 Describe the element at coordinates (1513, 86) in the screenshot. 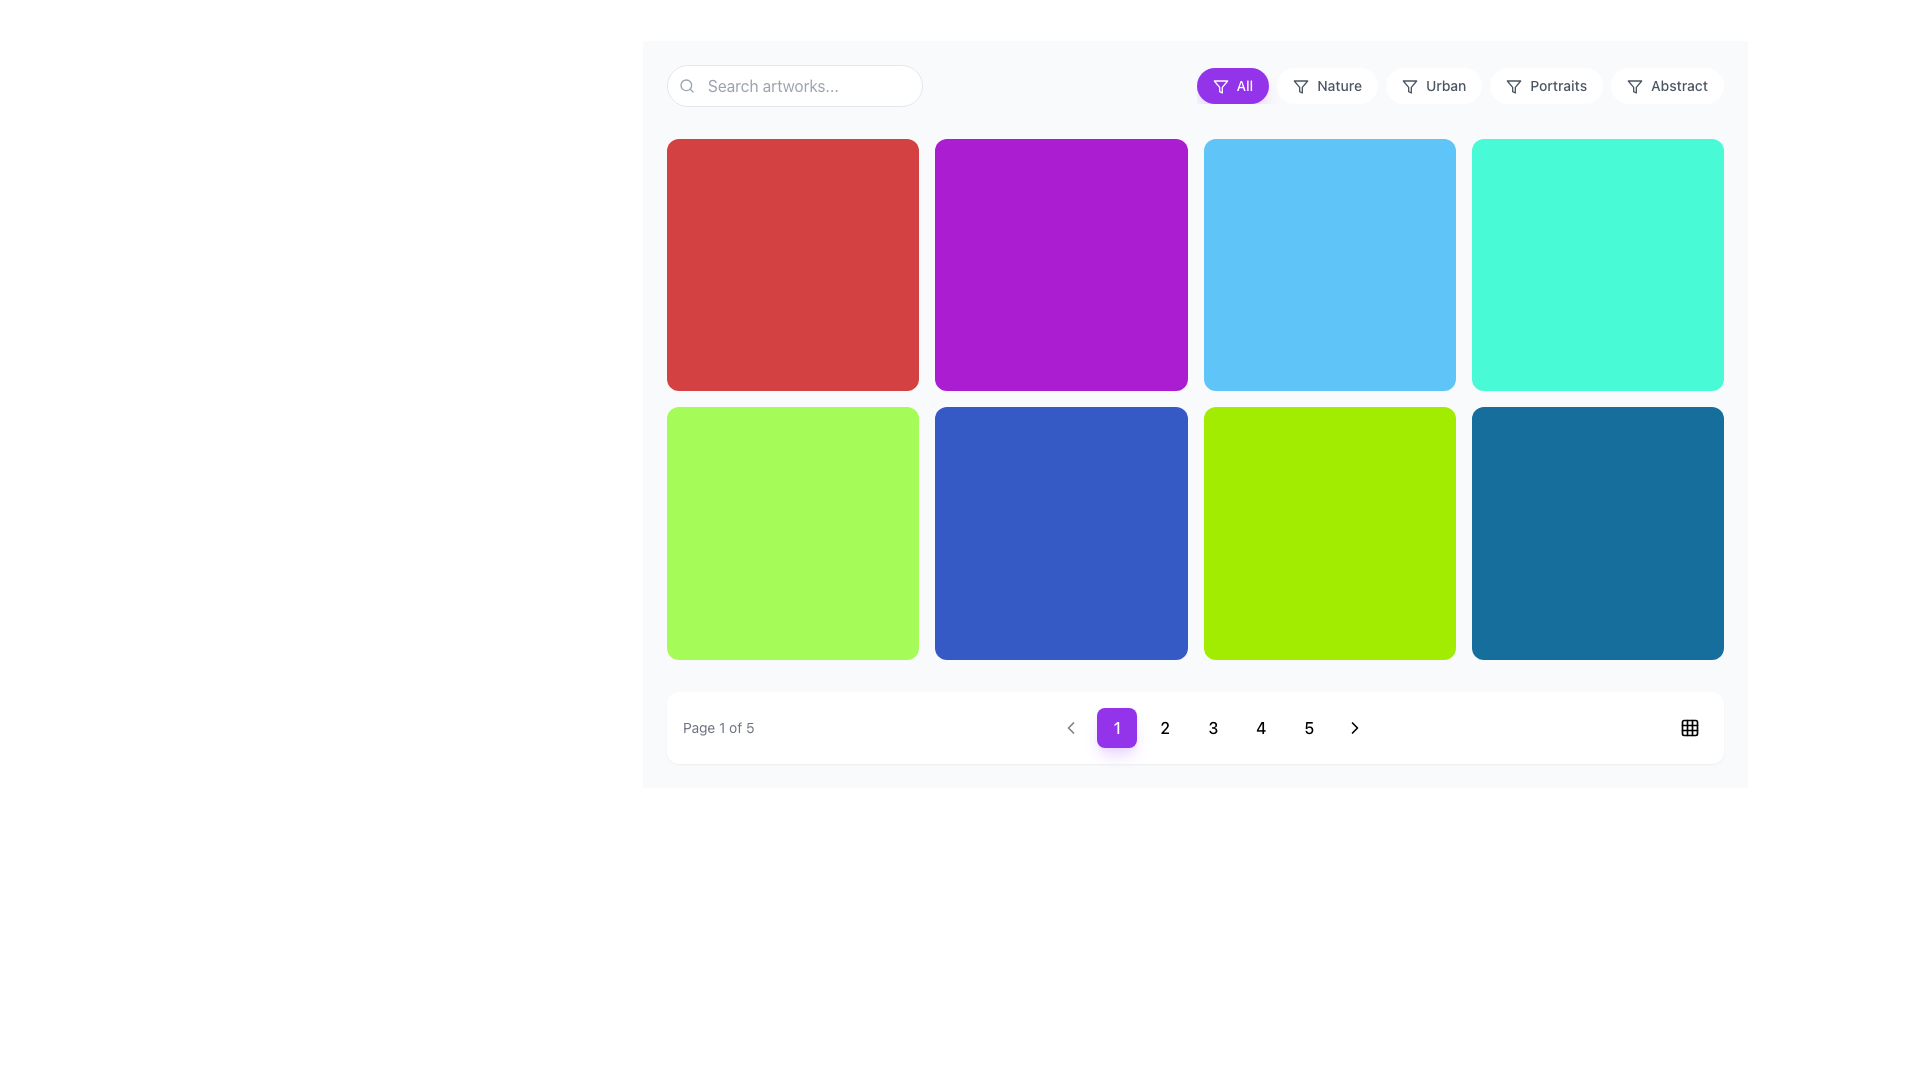

I see `the filtering icon resembling a funnel located` at that location.